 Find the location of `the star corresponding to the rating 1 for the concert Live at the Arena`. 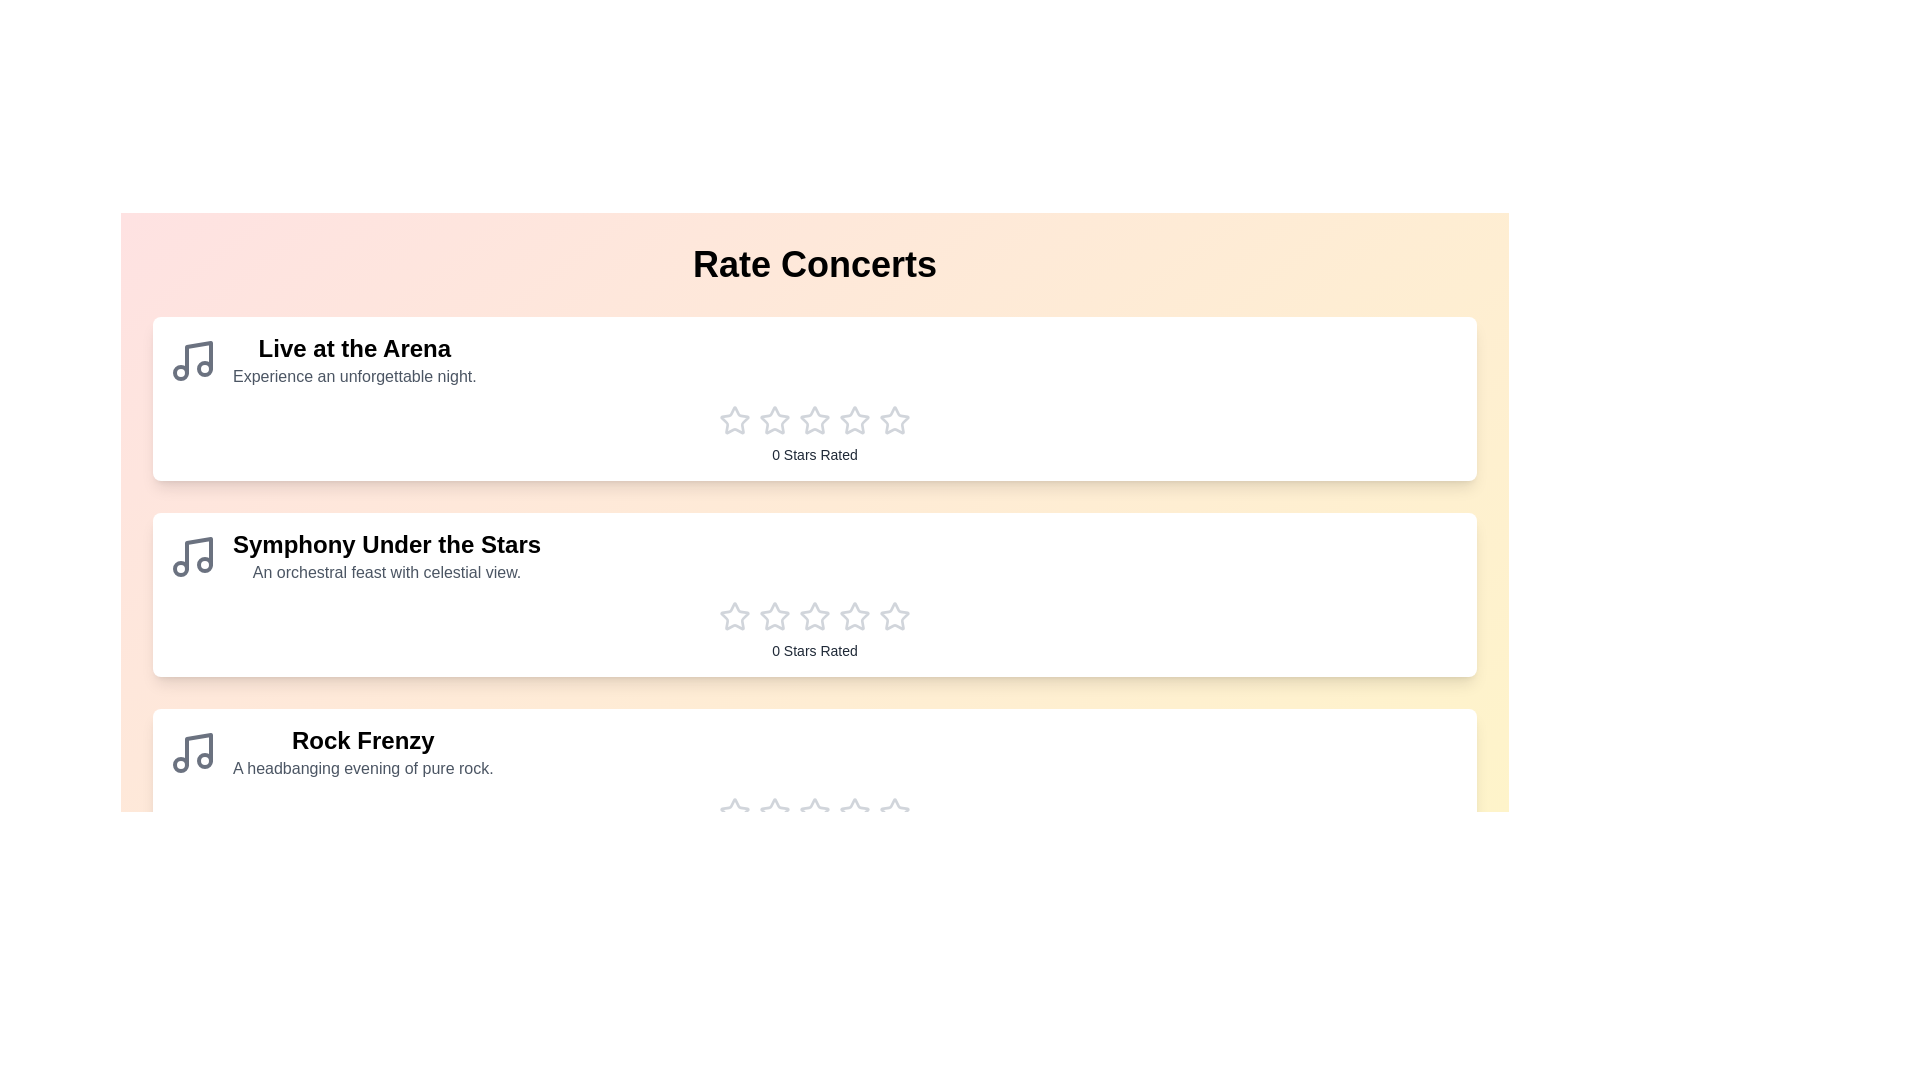

the star corresponding to the rating 1 for the concert Live at the Arena is located at coordinates (733, 419).